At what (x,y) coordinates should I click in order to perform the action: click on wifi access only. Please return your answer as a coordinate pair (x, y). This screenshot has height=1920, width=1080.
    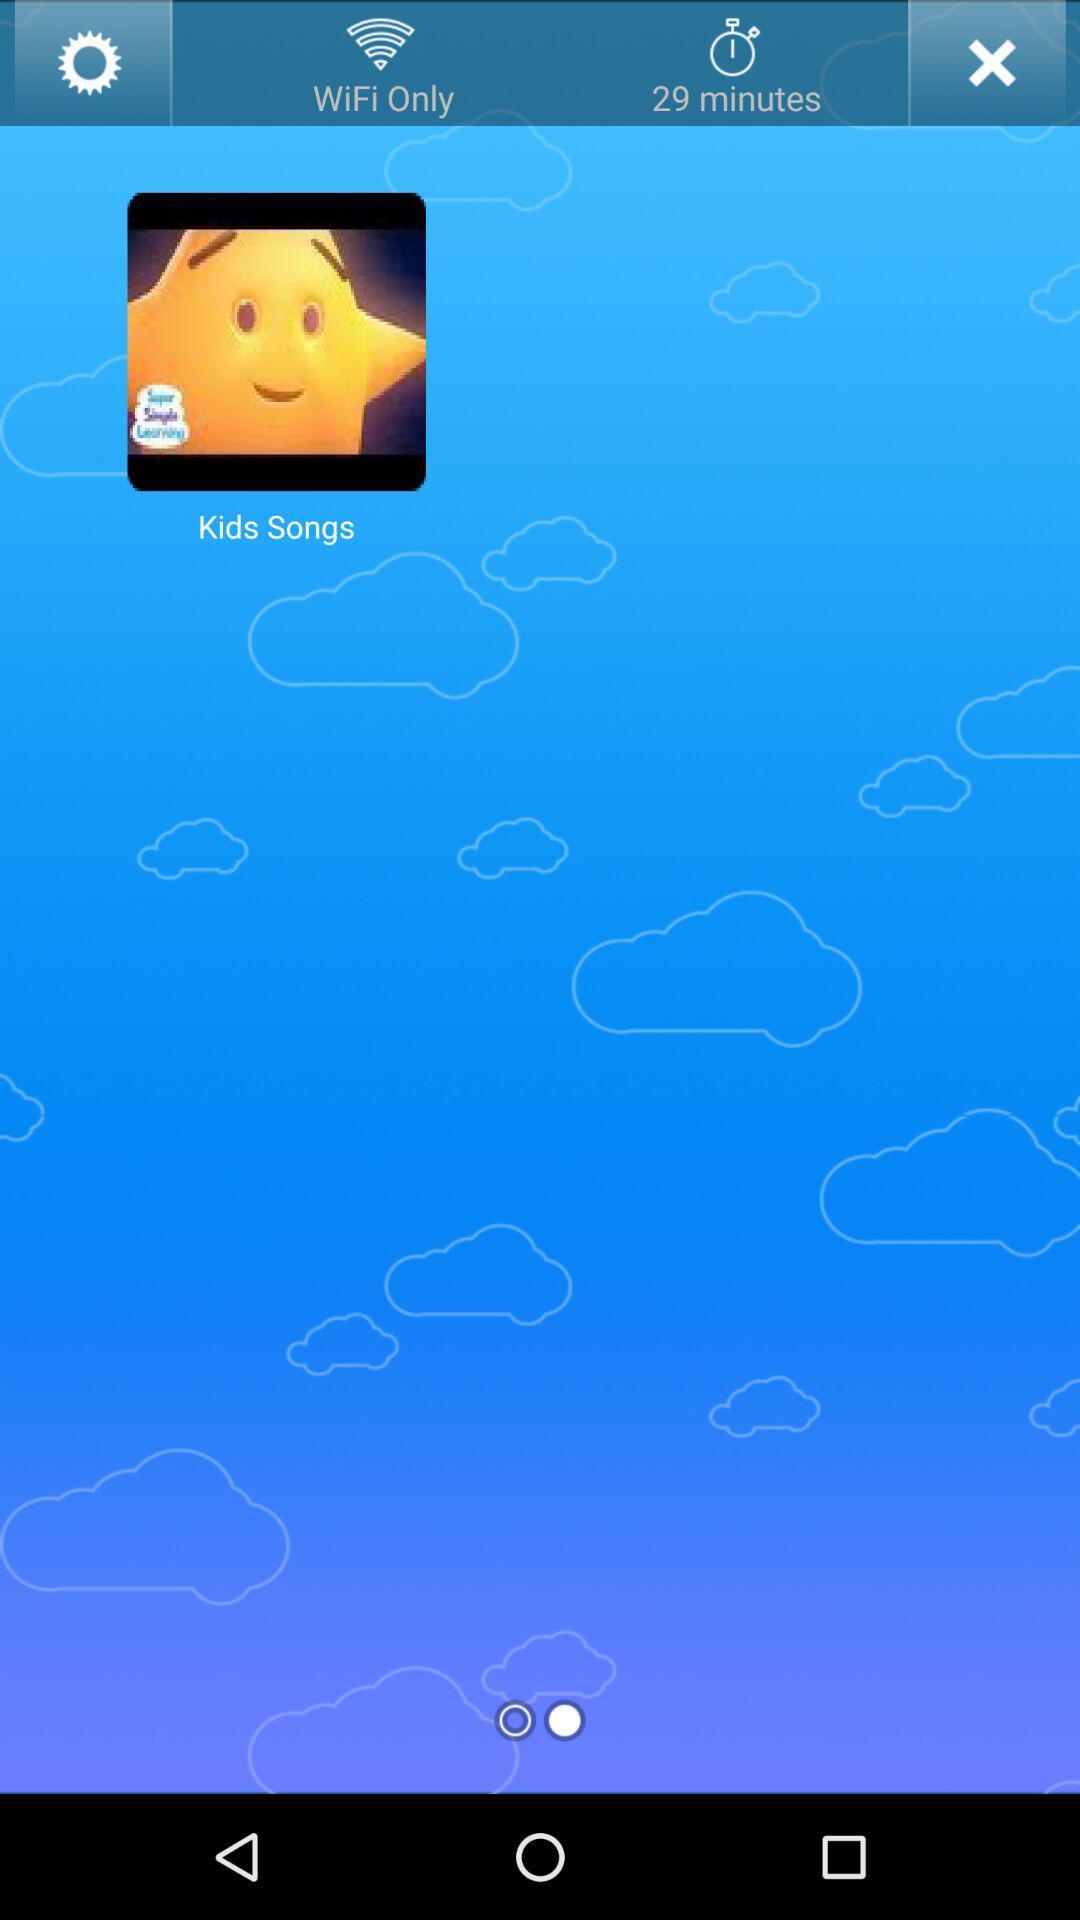
    Looking at the image, I should click on (383, 62).